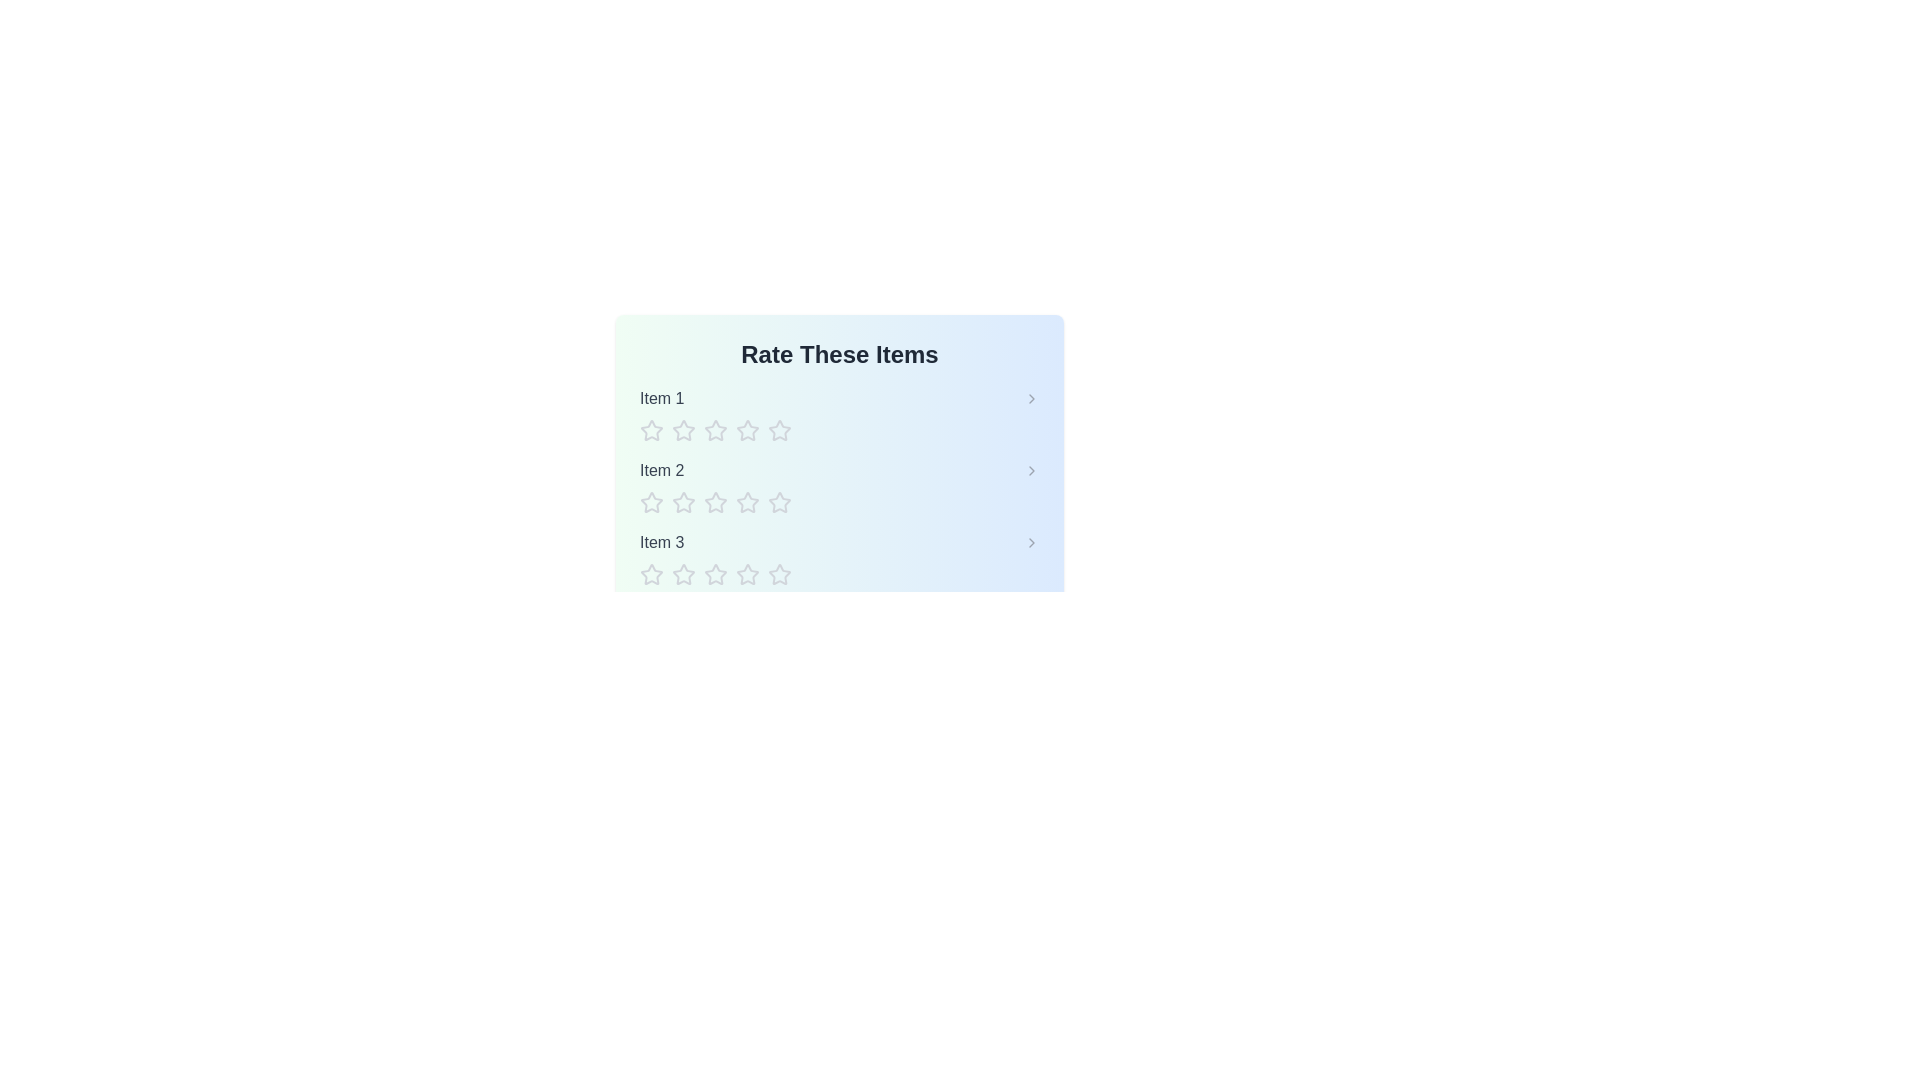  What do you see at coordinates (652, 430) in the screenshot?
I see `the star corresponding to the rating 1 for item Item 1` at bounding box center [652, 430].